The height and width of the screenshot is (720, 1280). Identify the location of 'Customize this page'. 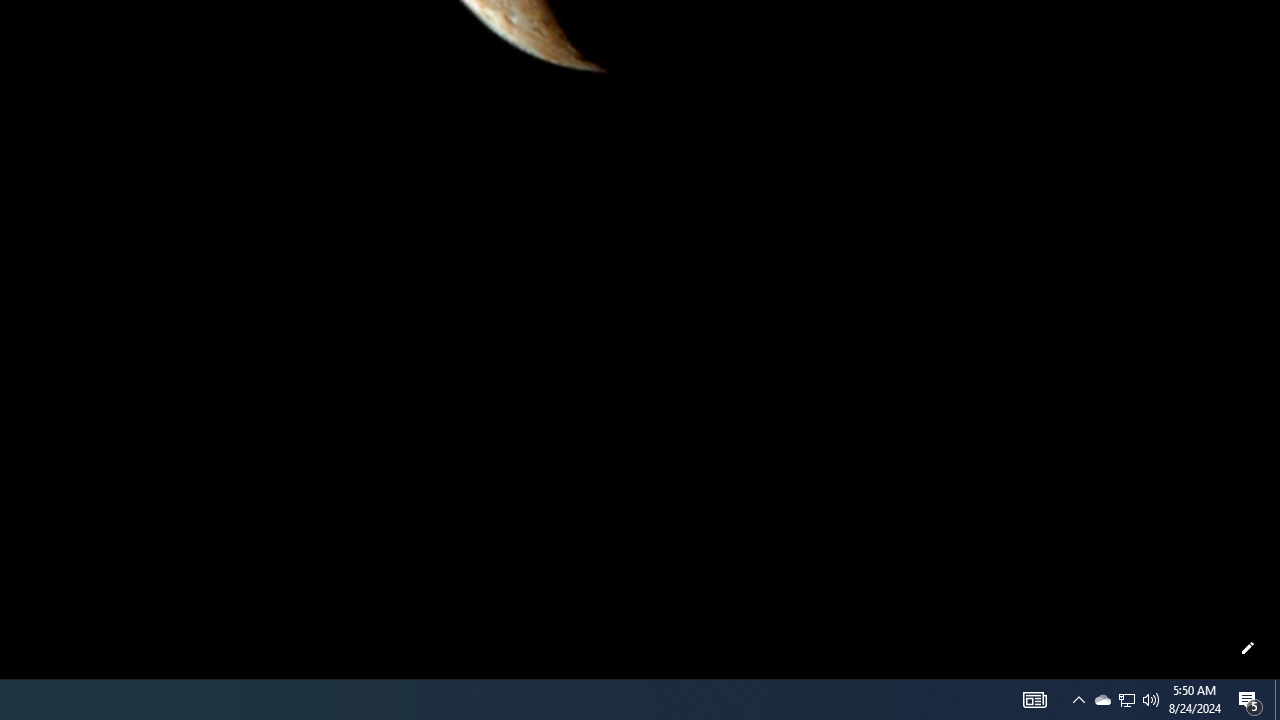
(1247, 648).